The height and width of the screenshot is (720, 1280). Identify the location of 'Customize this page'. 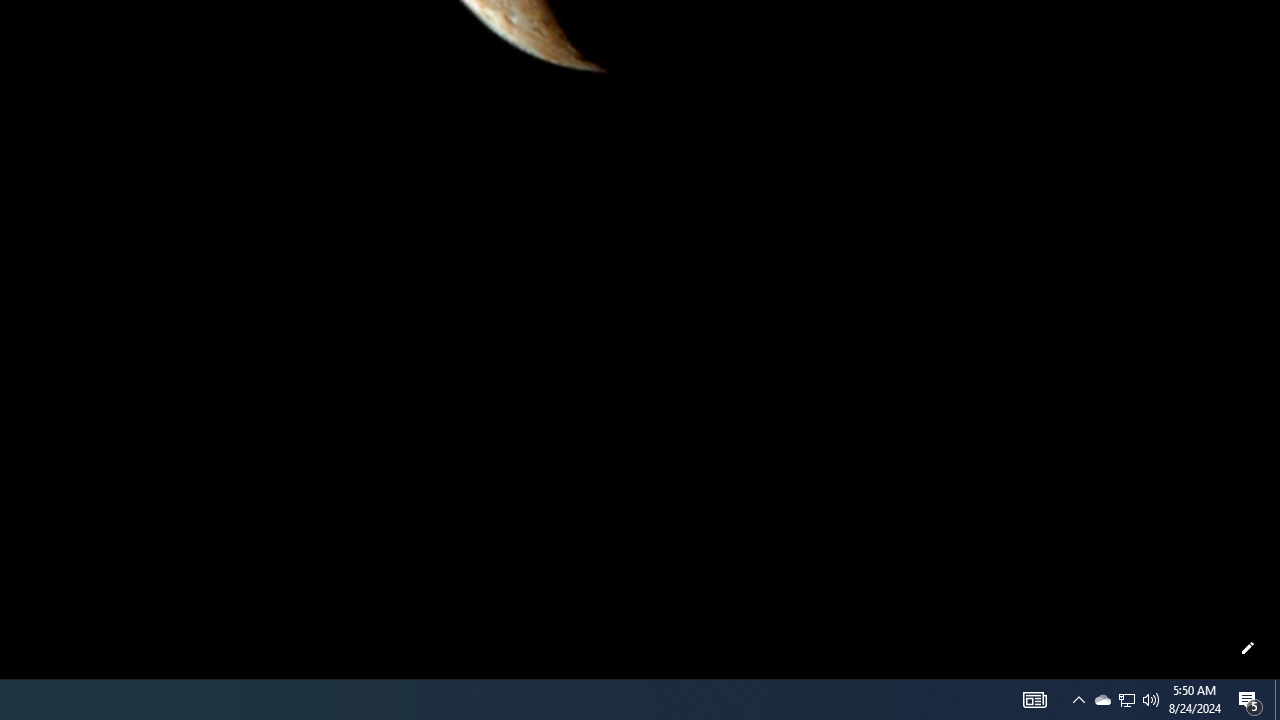
(1247, 648).